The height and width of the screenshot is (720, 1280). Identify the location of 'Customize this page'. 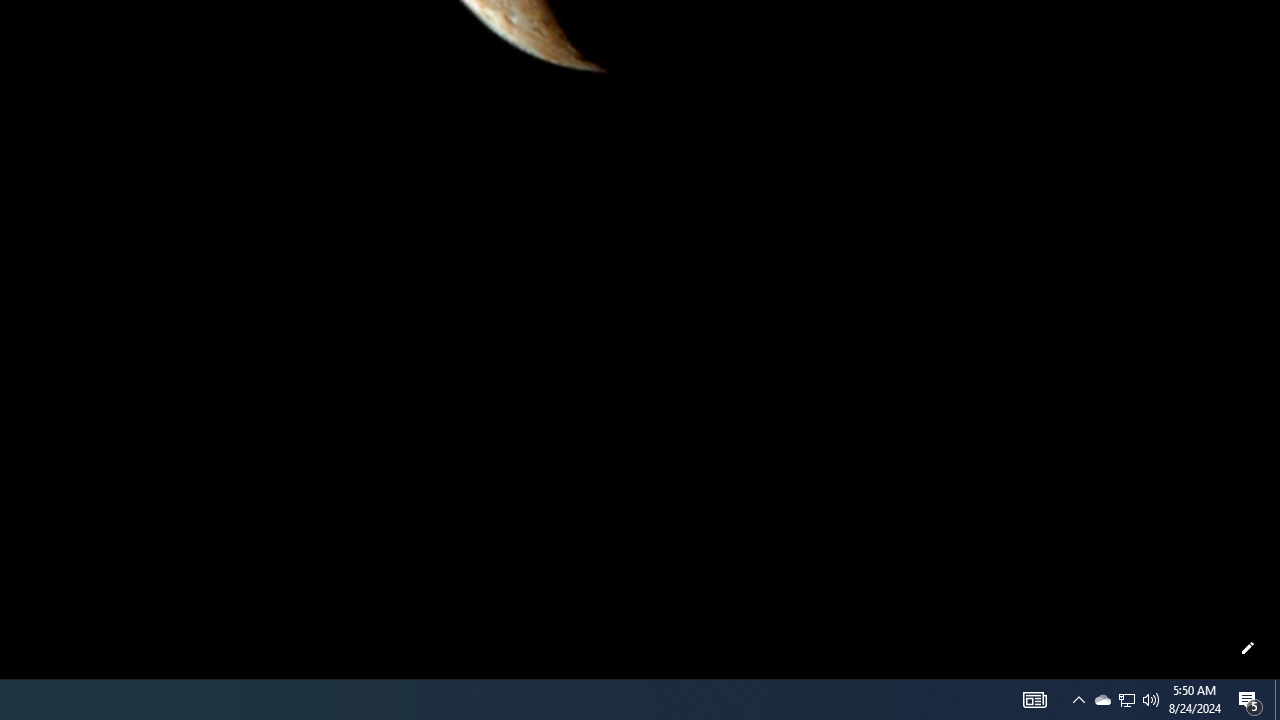
(1247, 648).